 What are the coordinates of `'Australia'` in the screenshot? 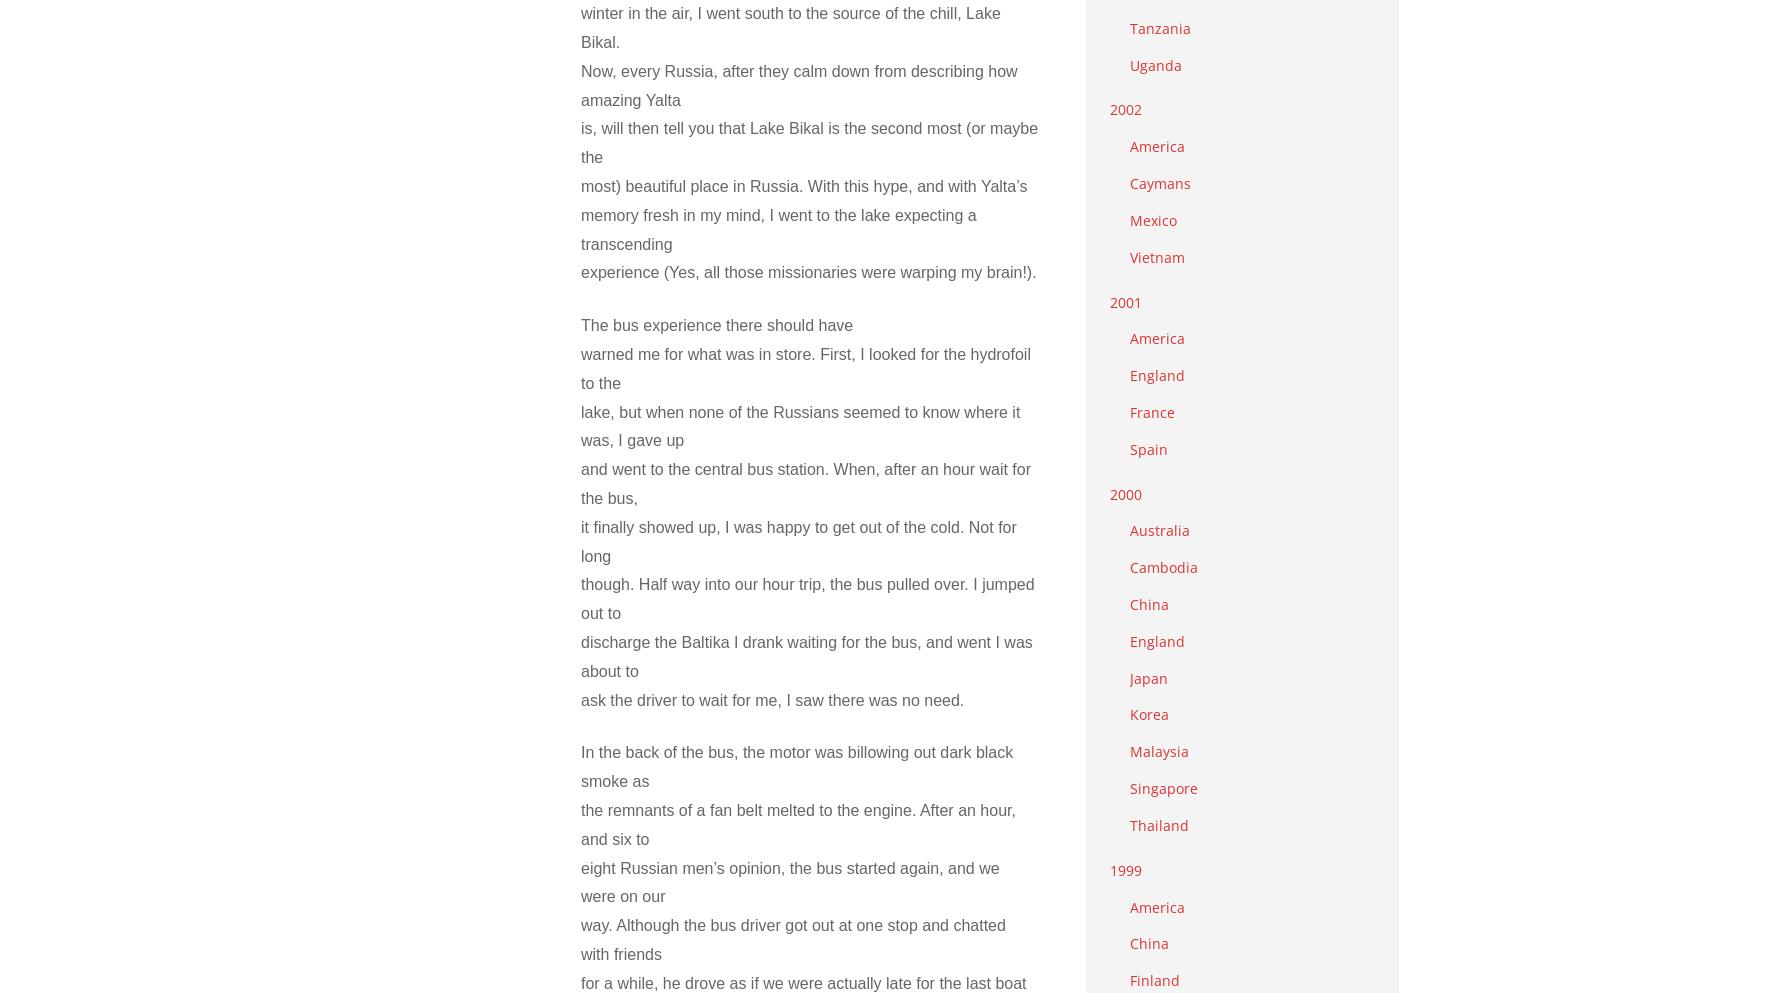 It's located at (1160, 530).